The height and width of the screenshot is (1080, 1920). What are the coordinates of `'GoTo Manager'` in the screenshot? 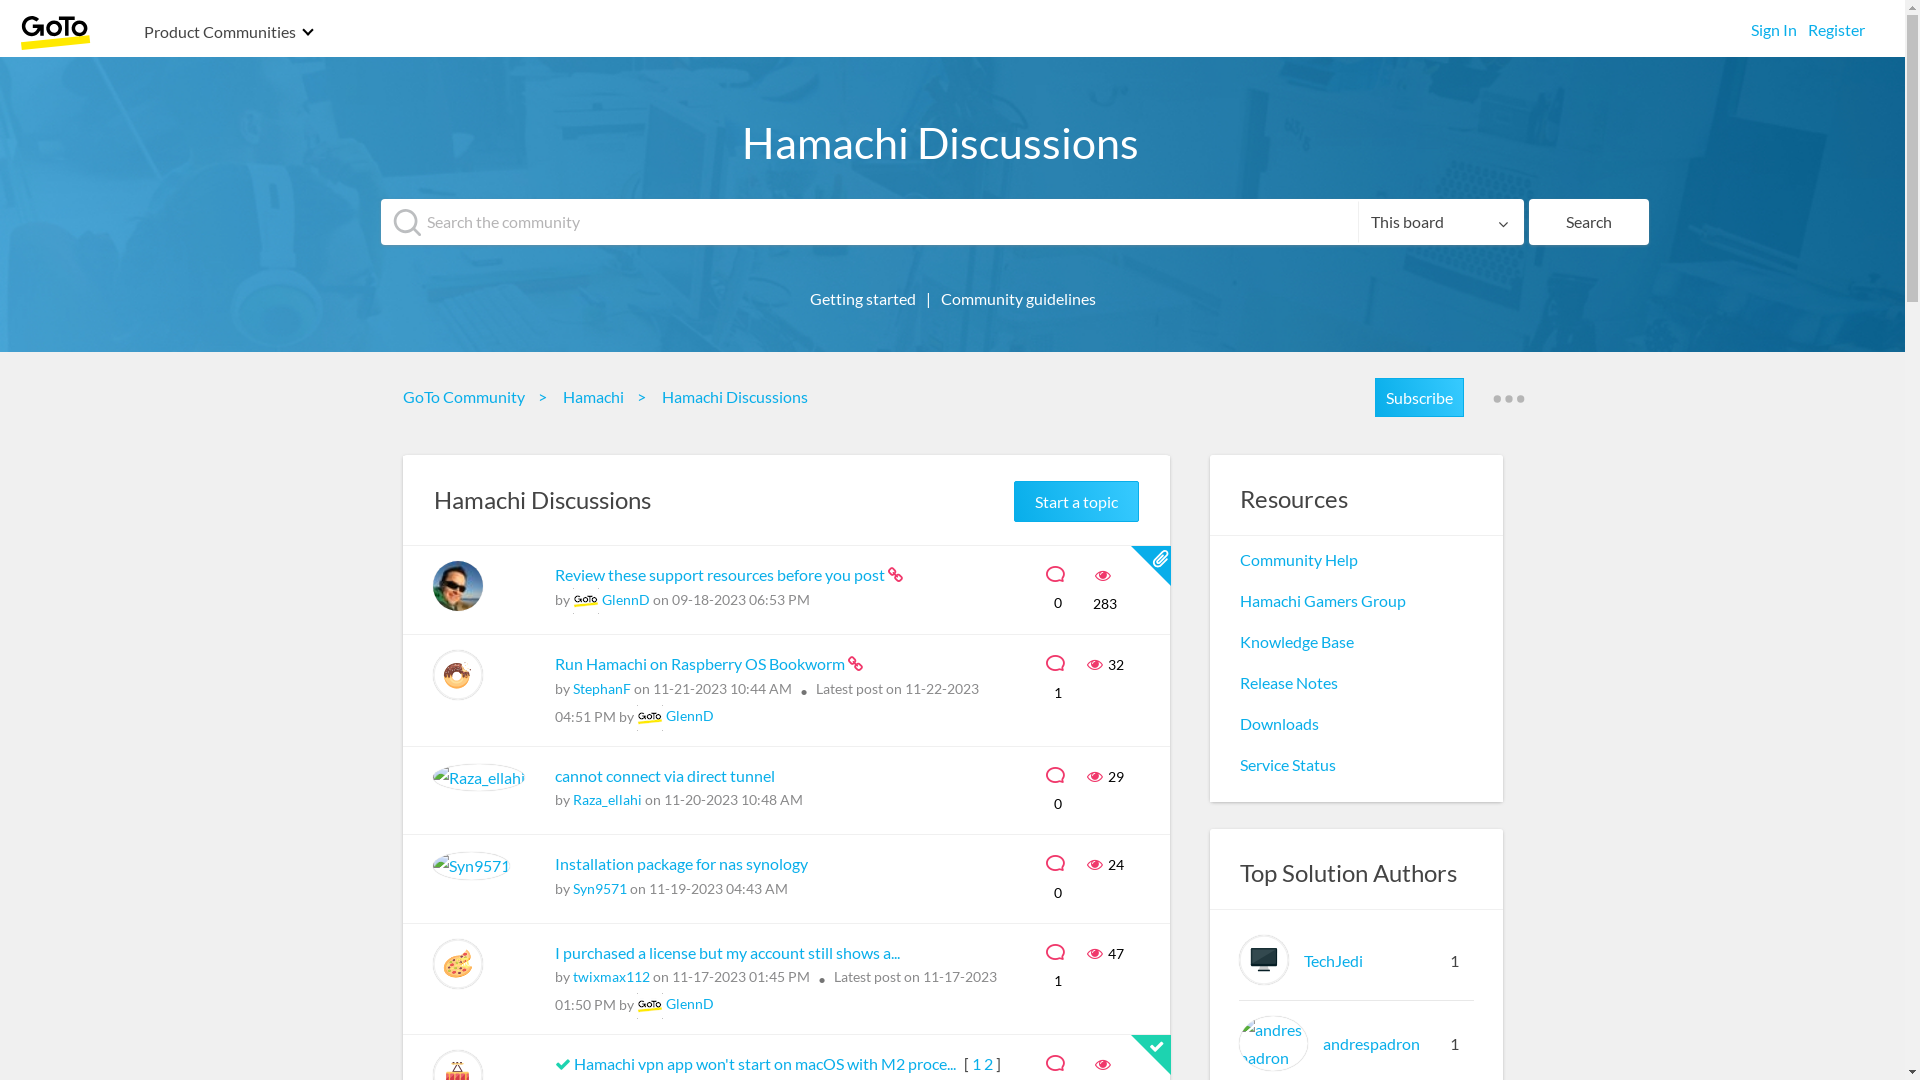 It's located at (648, 716).